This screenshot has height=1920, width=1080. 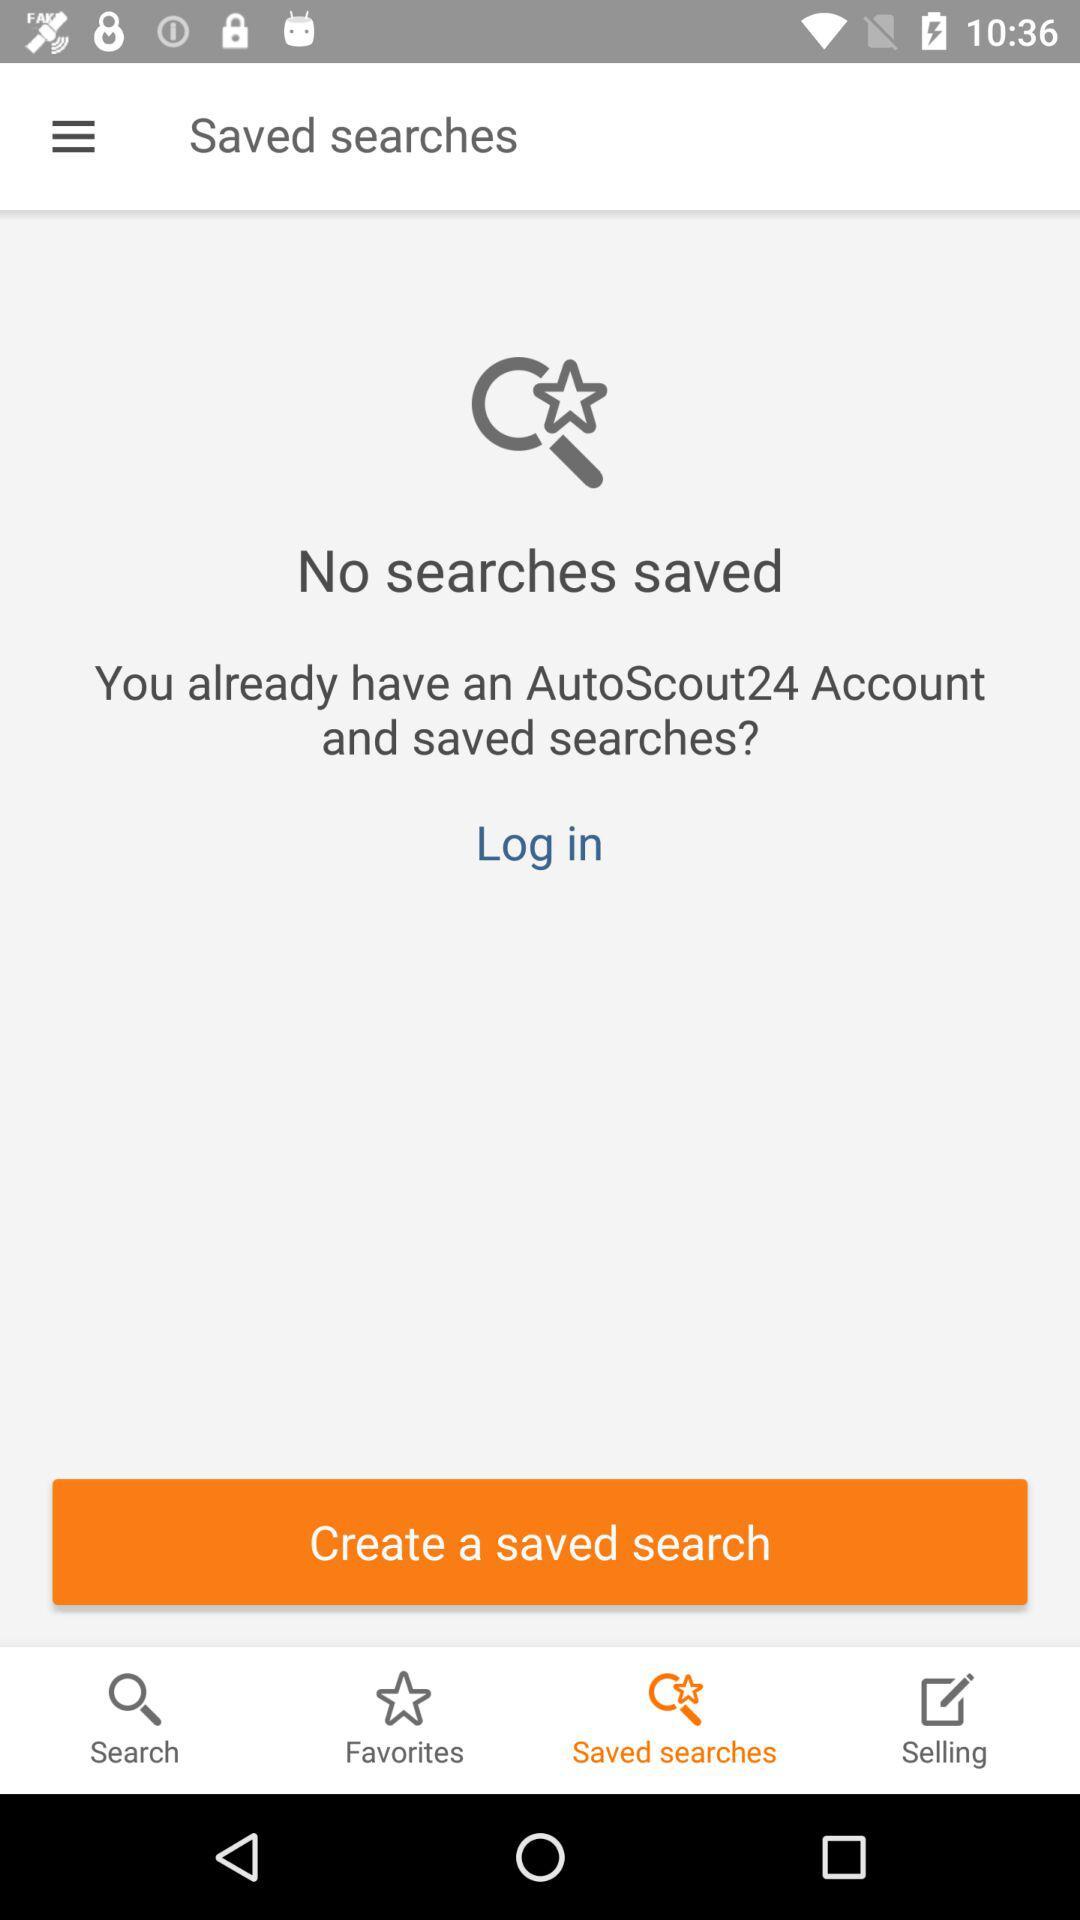 I want to click on the icon above the create a saved, so click(x=538, y=841).